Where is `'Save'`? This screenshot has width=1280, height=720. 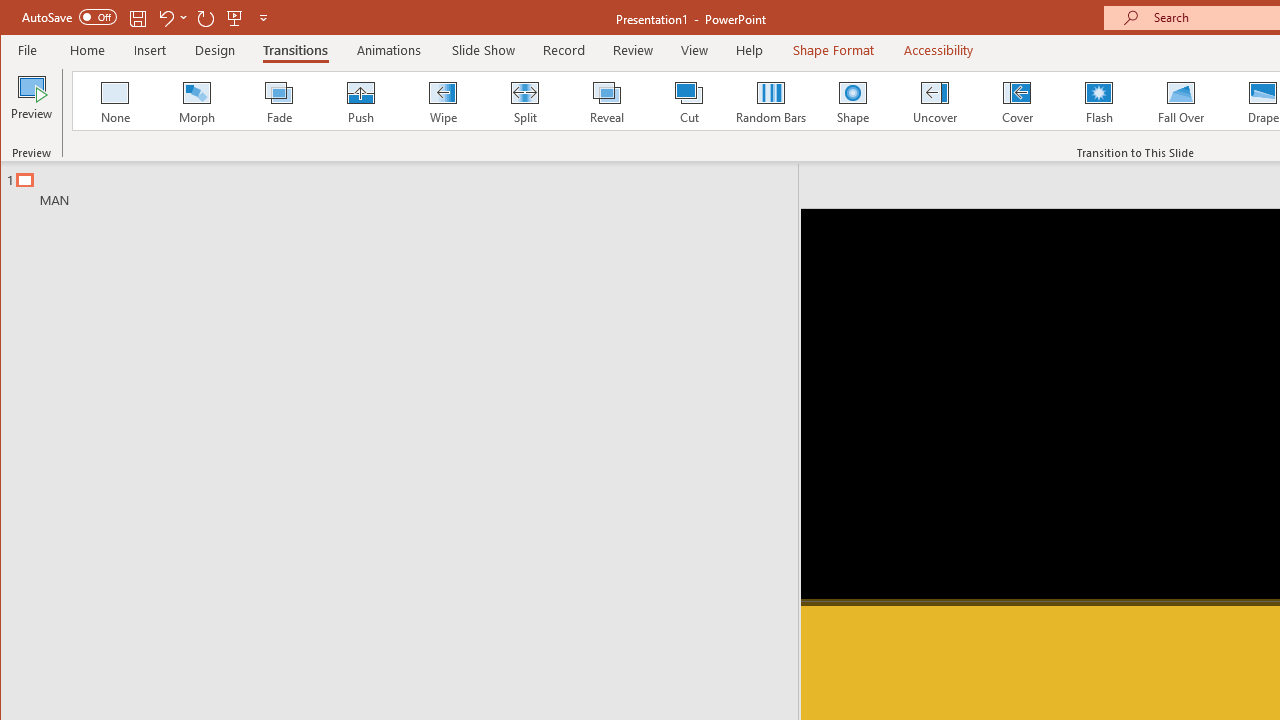 'Save' is located at coordinates (137, 17).